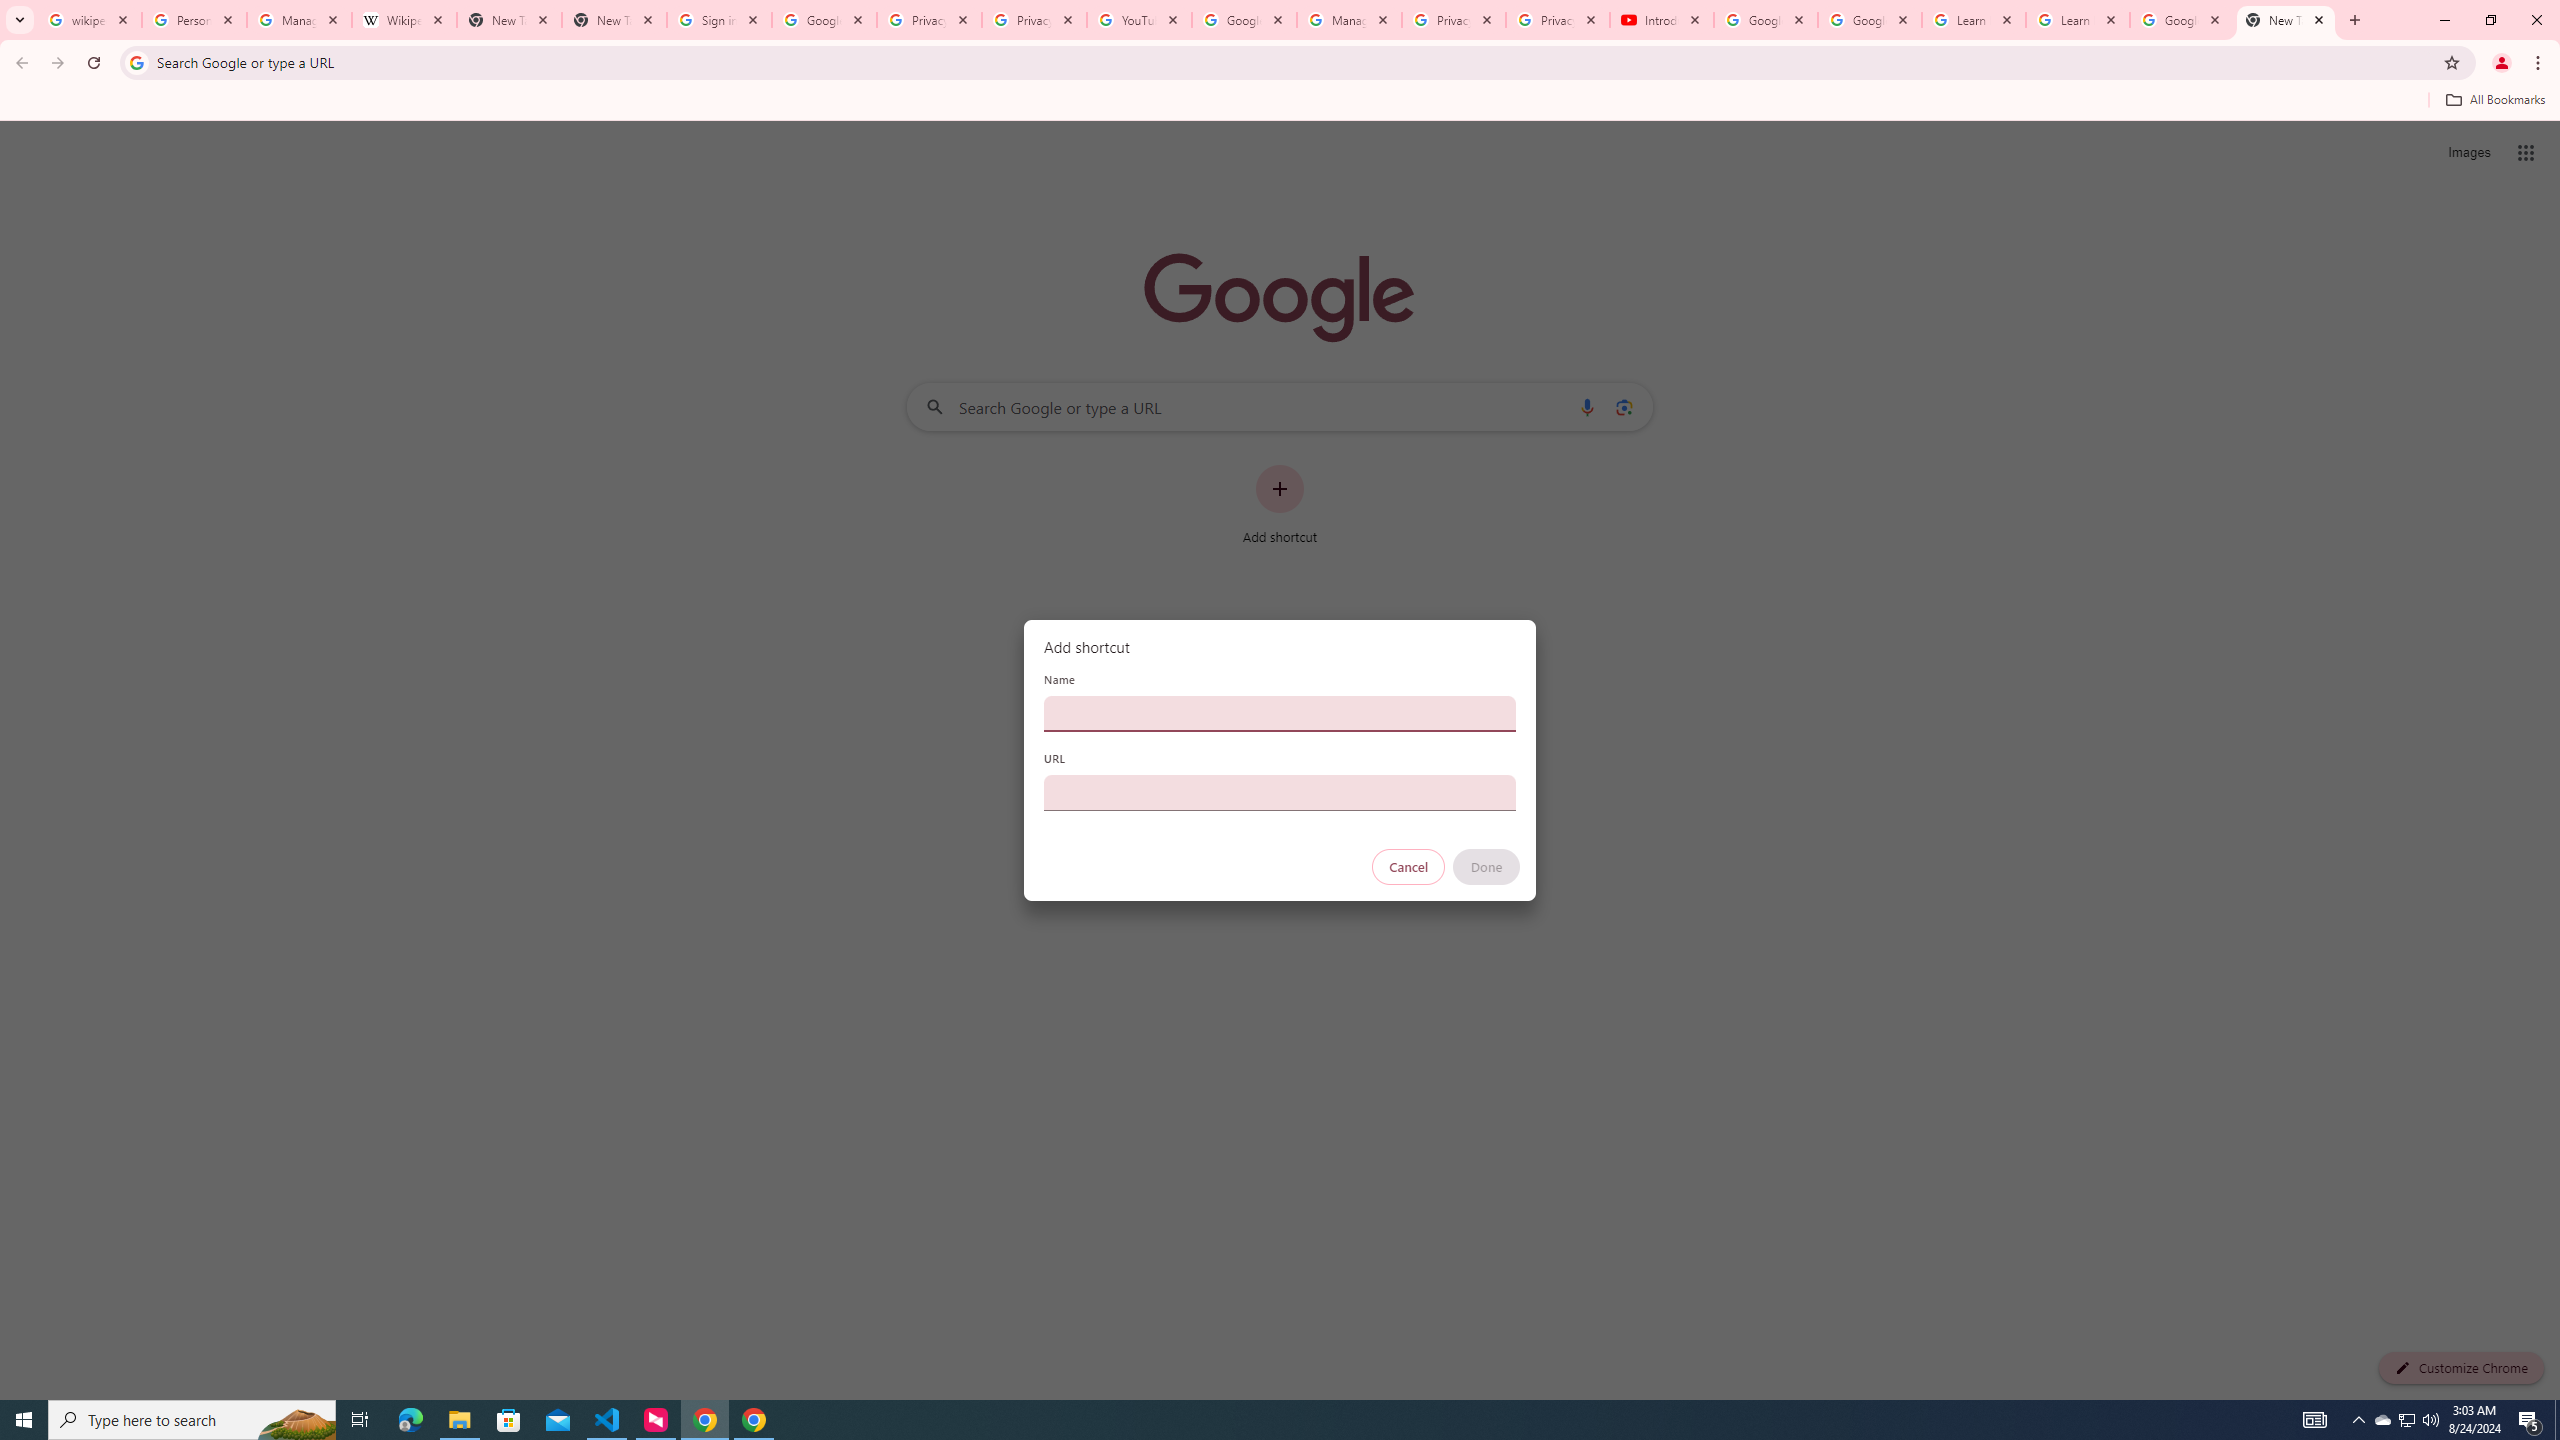 The image size is (2560, 1440). I want to click on 'Name', so click(1280, 712).